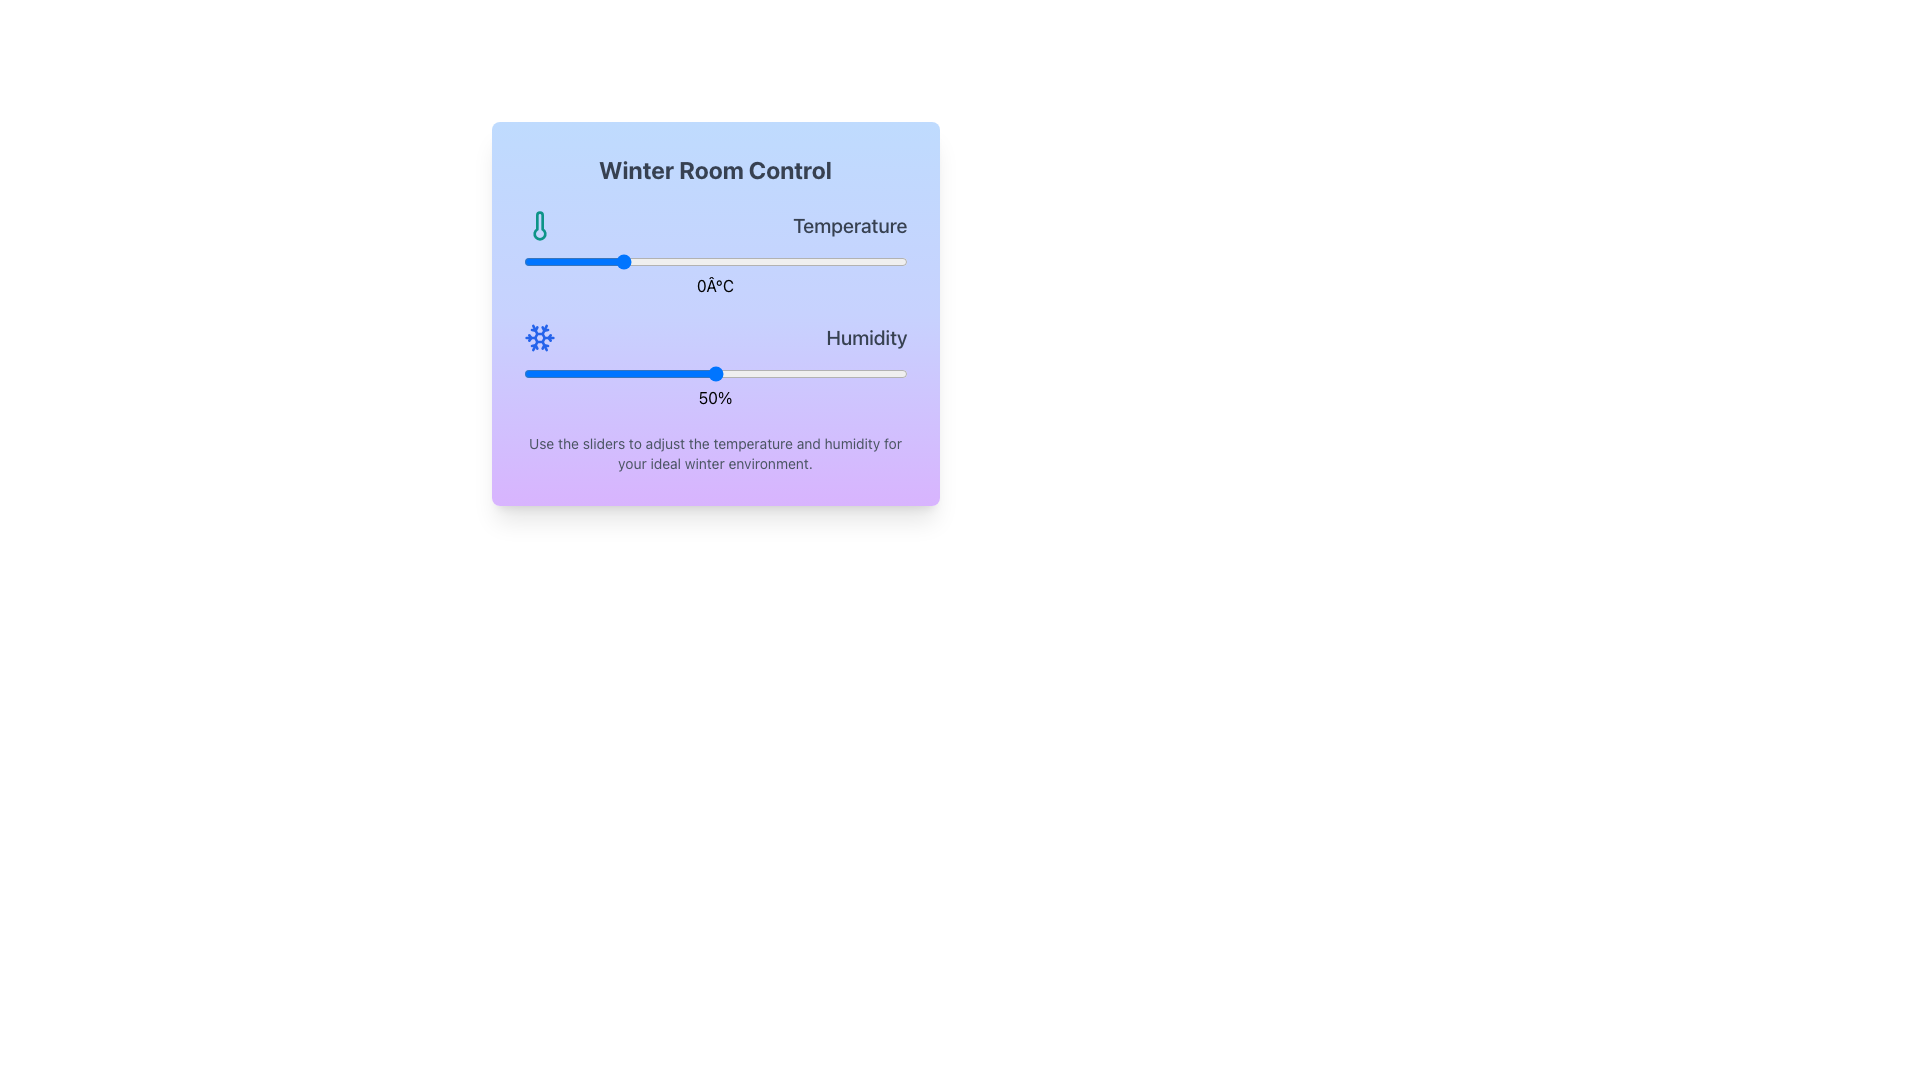 The height and width of the screenshot is (1080, 1920). I want to click on the temperature, so click(821, 261).